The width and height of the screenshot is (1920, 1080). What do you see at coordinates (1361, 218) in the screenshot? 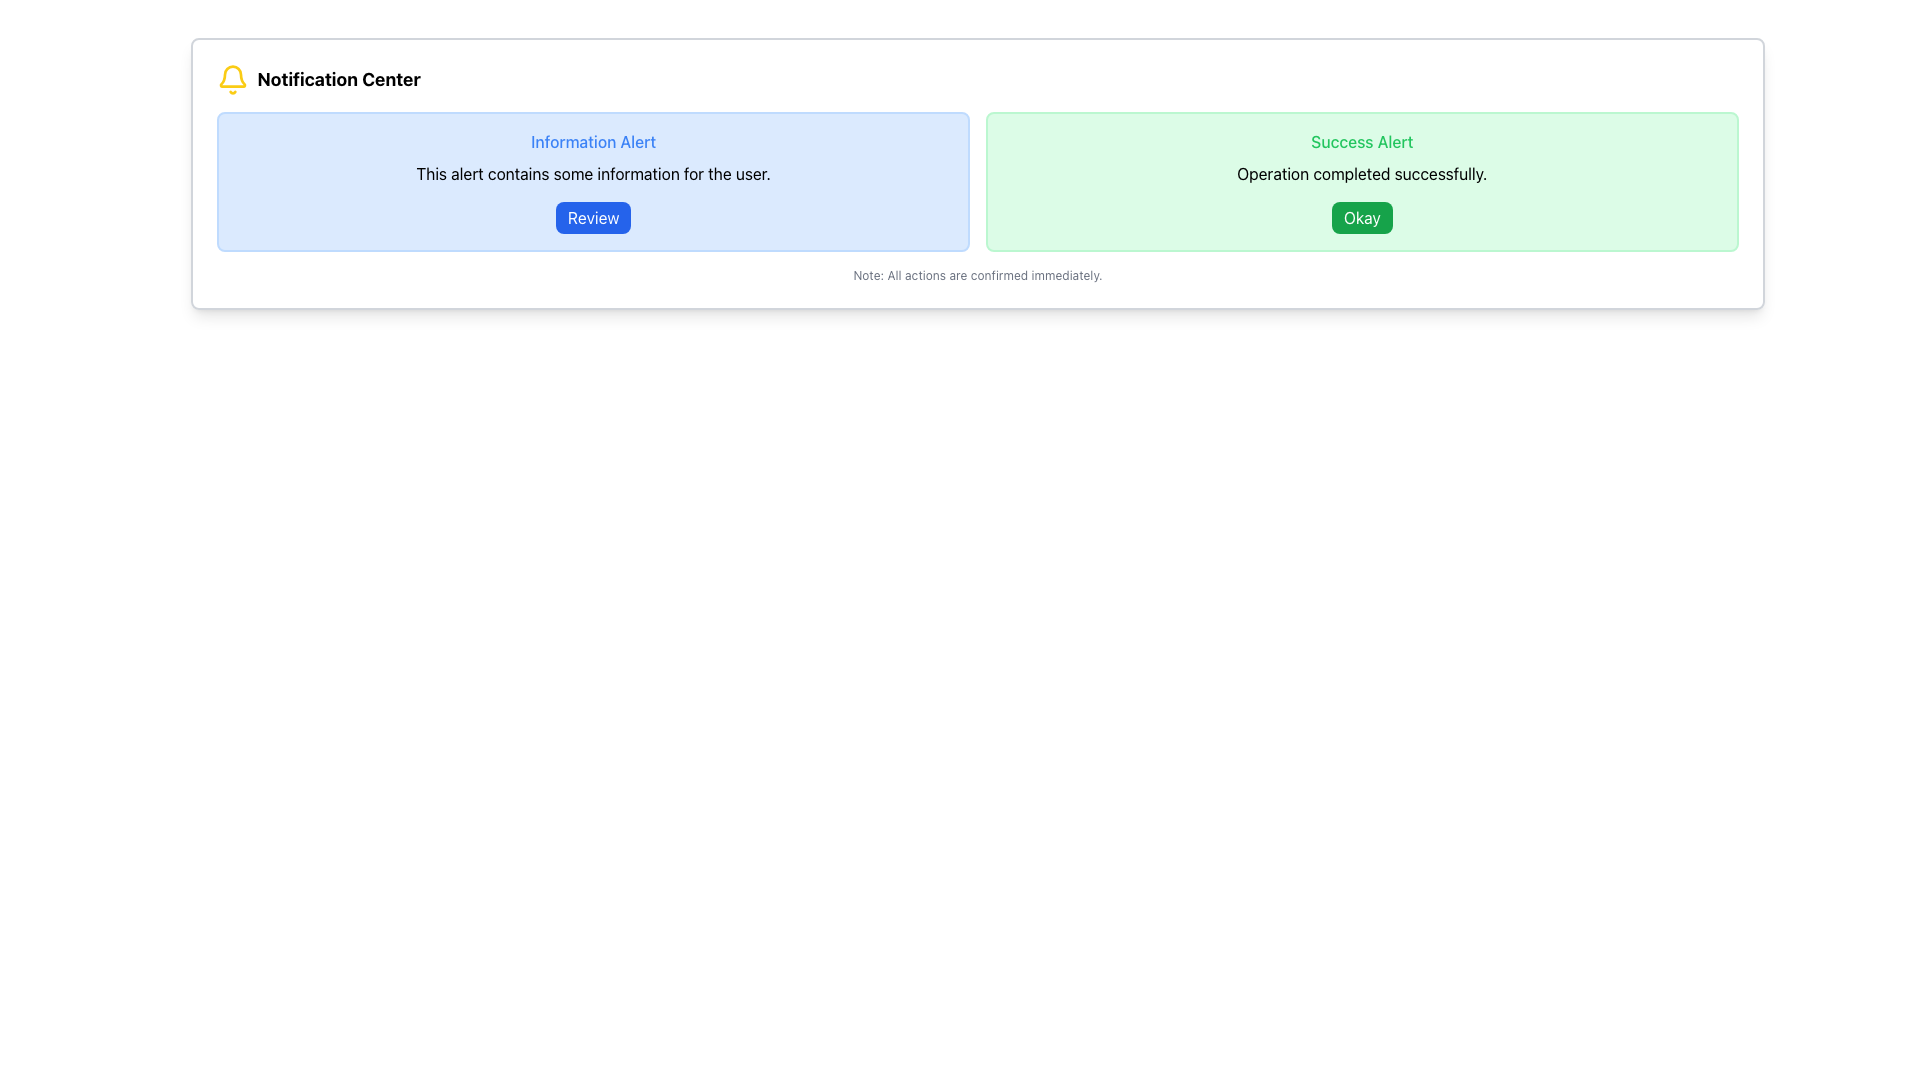
I see `the confirmation button located in the bottom-right corner of the green alert box titled 'Success Alert'` at bounding box center [1361, 218].